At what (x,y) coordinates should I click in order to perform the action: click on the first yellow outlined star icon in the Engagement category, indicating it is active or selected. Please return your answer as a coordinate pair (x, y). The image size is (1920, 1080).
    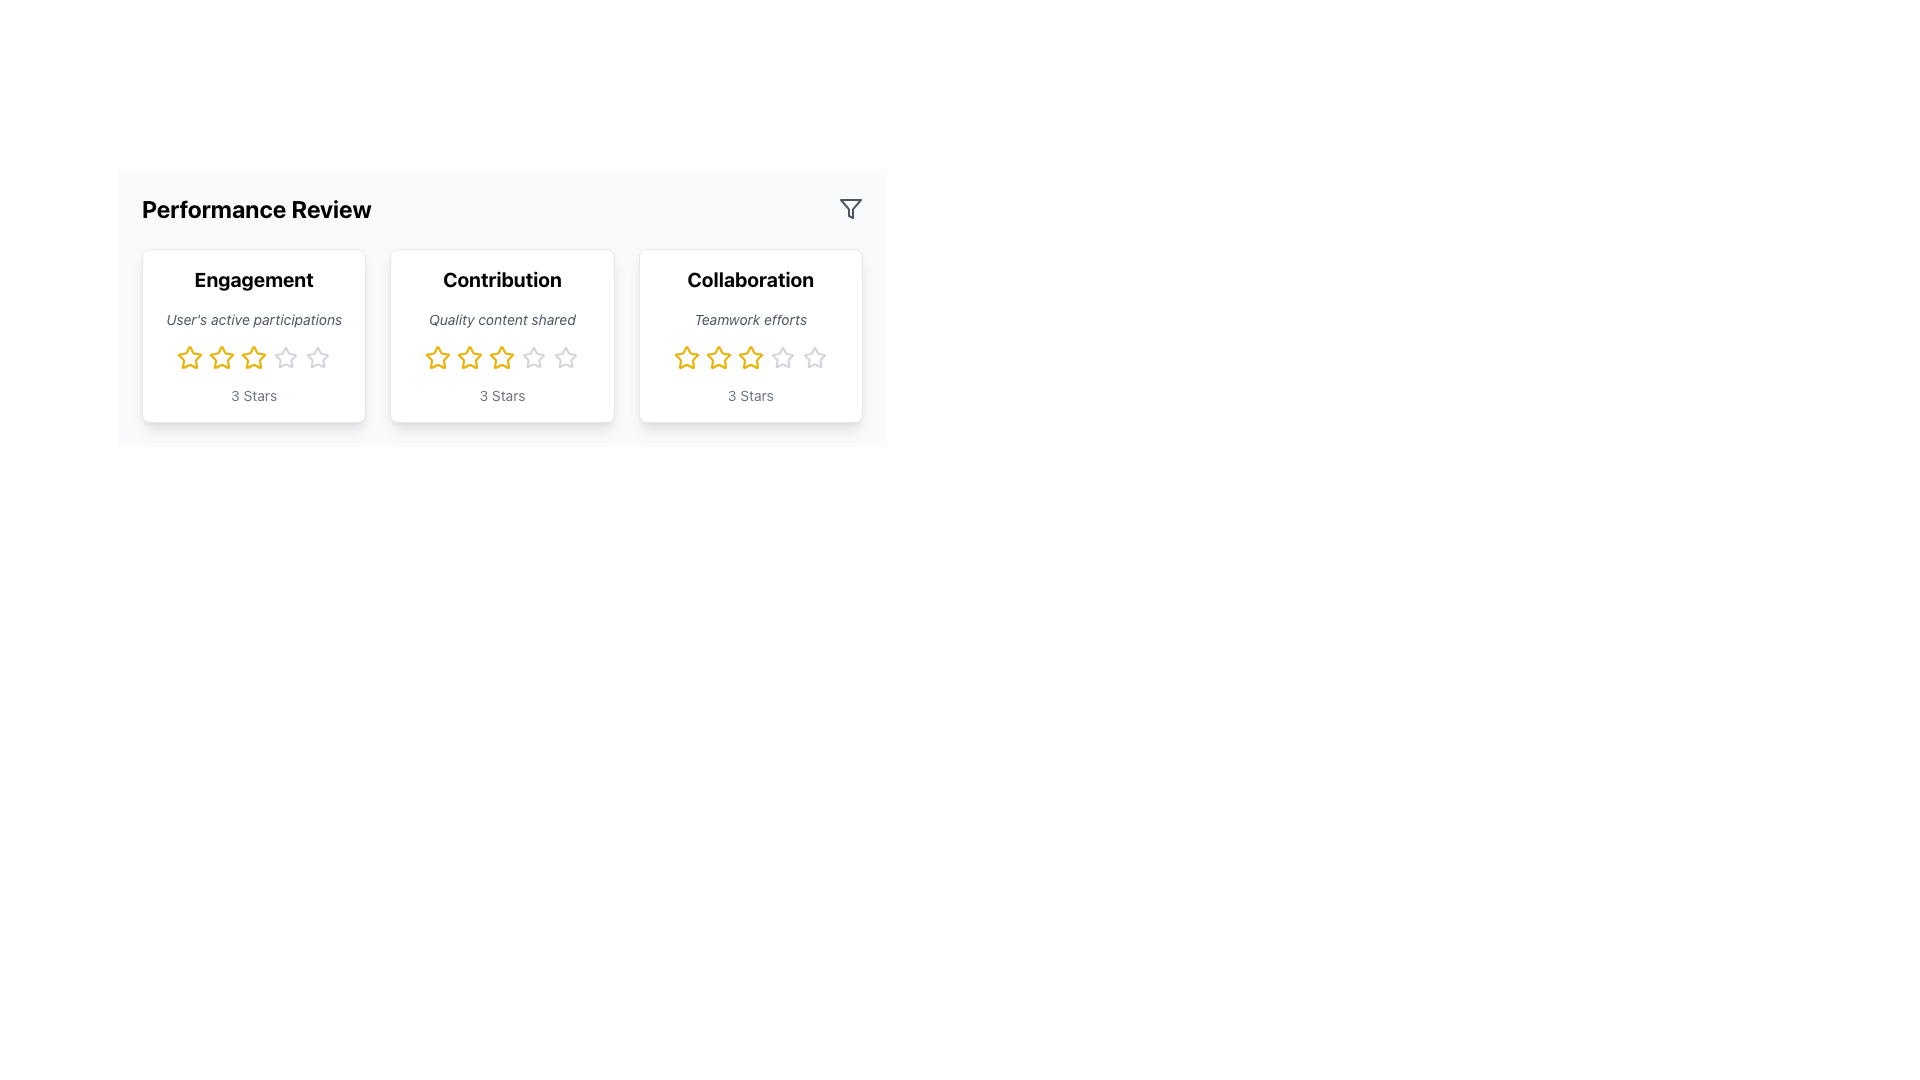
    Looking at the image, I should click on (190, 357).